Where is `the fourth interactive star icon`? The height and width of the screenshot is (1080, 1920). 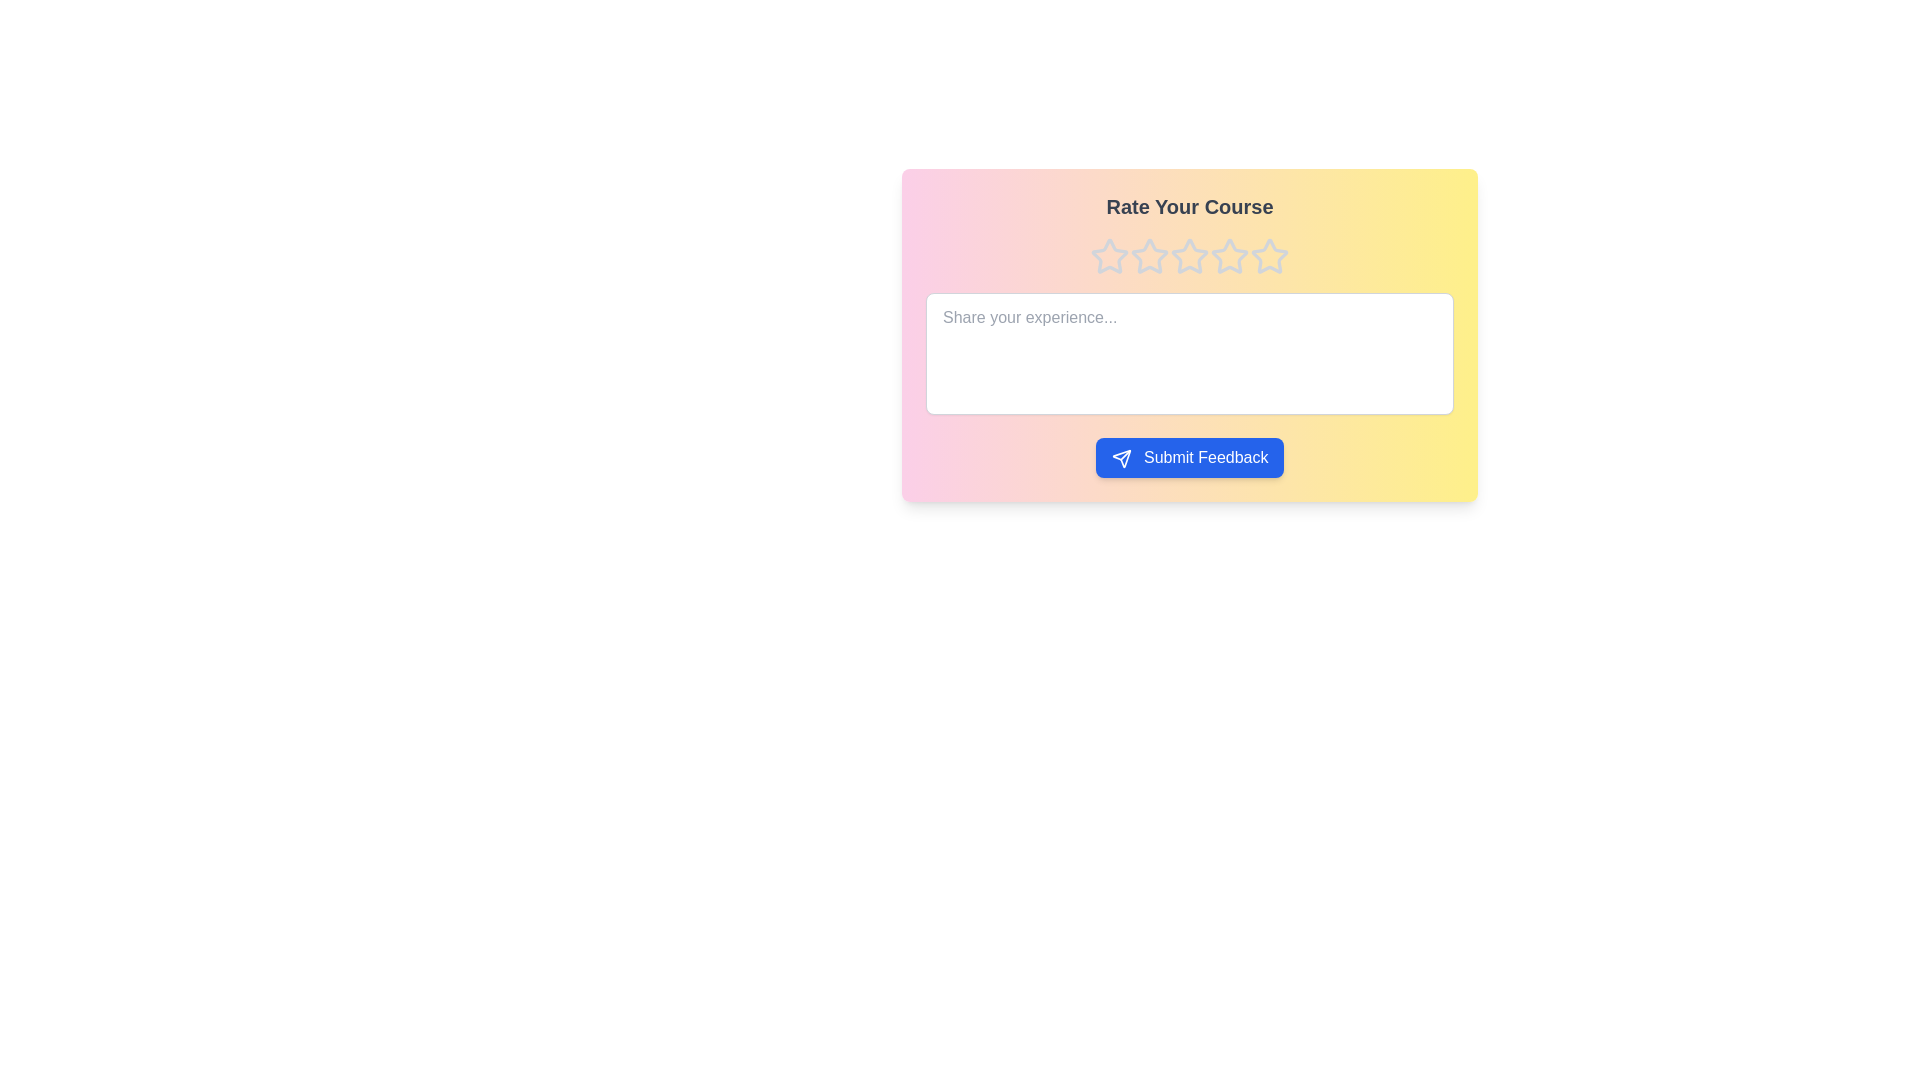
the fourth interactive star icon is located at coordinates (1269, 256).